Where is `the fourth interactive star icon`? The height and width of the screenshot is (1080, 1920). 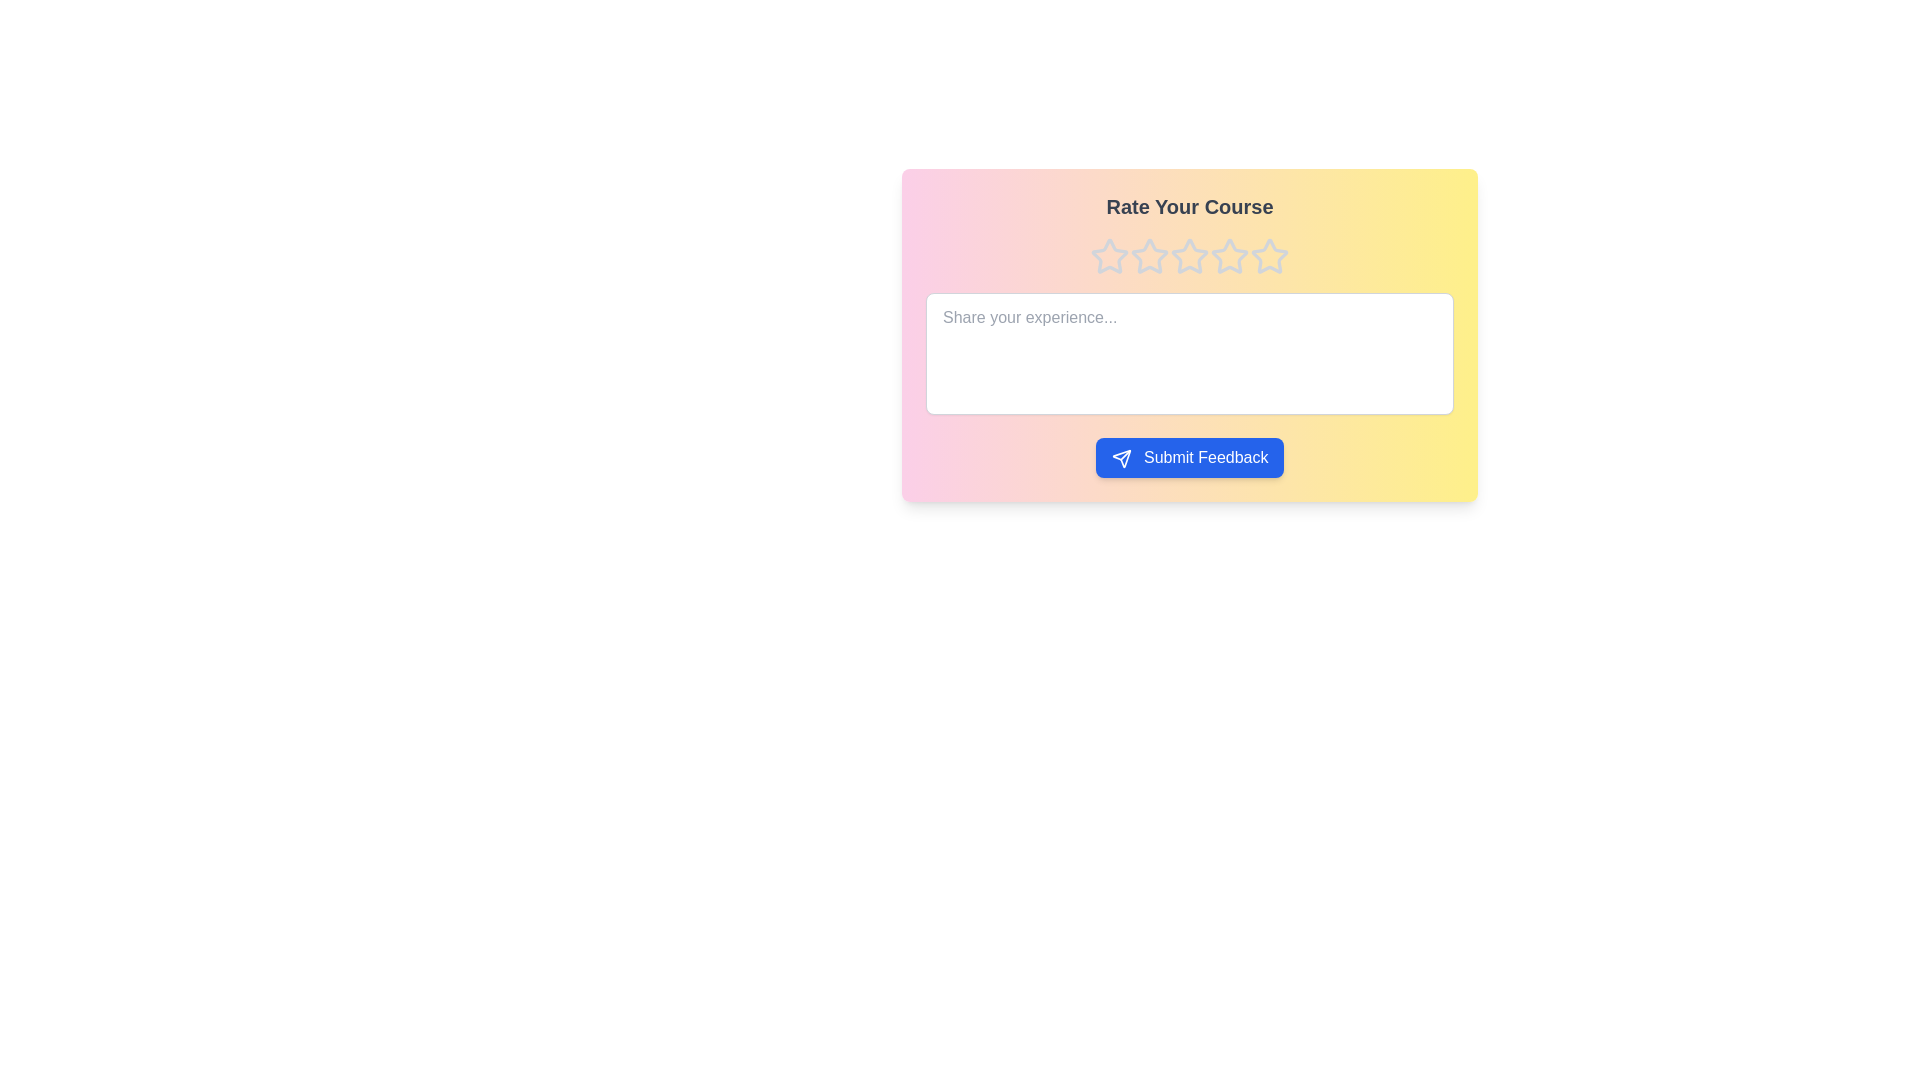
the fourth interactive star icon is located at coordinates (1269, 256).